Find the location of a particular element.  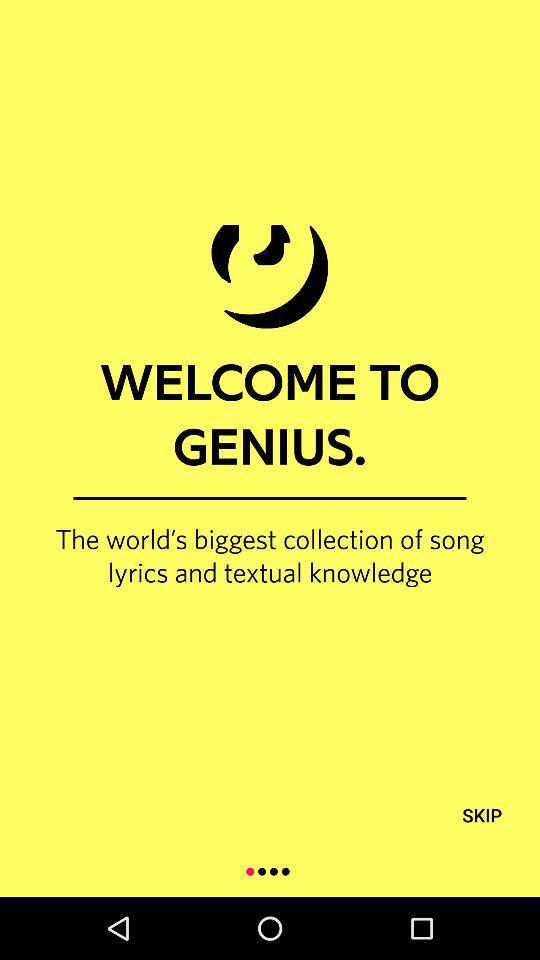

skip icon is located at coordinates (481, 815).